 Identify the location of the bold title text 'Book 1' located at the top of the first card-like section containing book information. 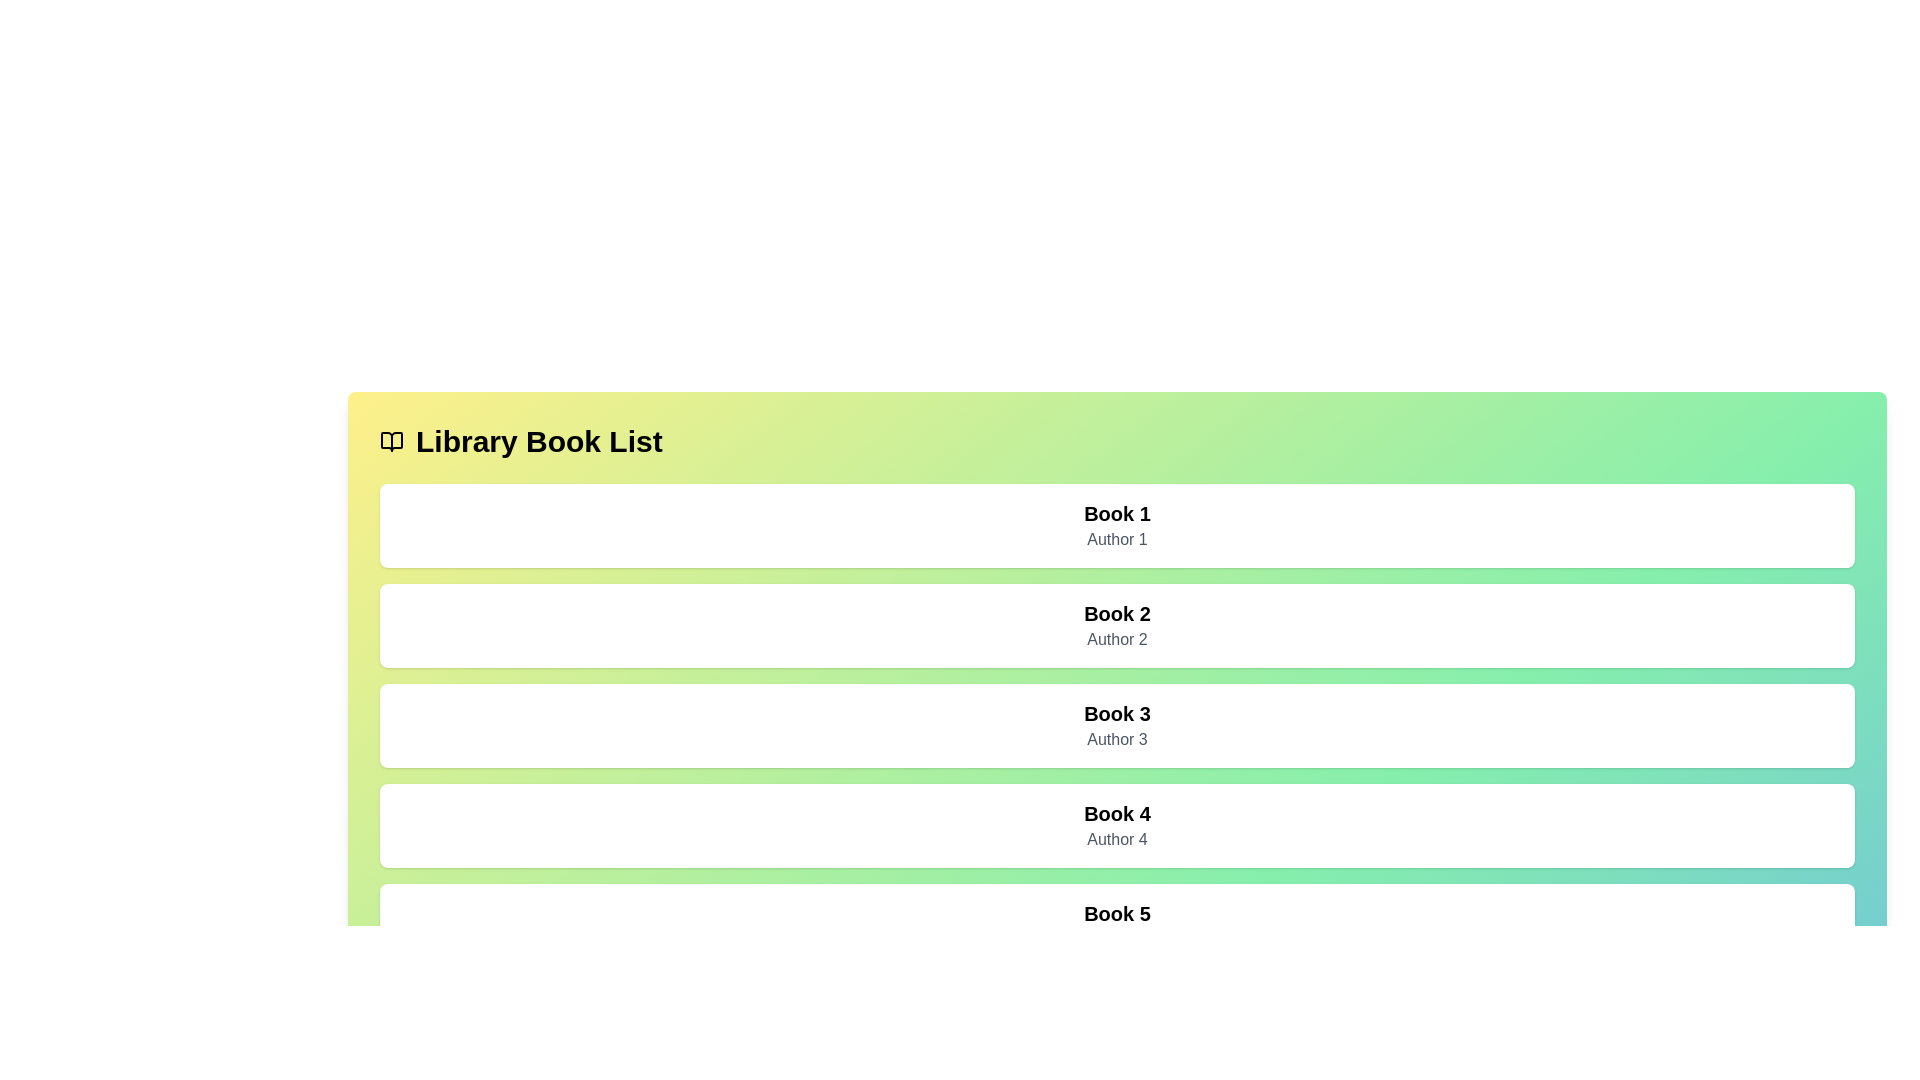
(1116, 512).